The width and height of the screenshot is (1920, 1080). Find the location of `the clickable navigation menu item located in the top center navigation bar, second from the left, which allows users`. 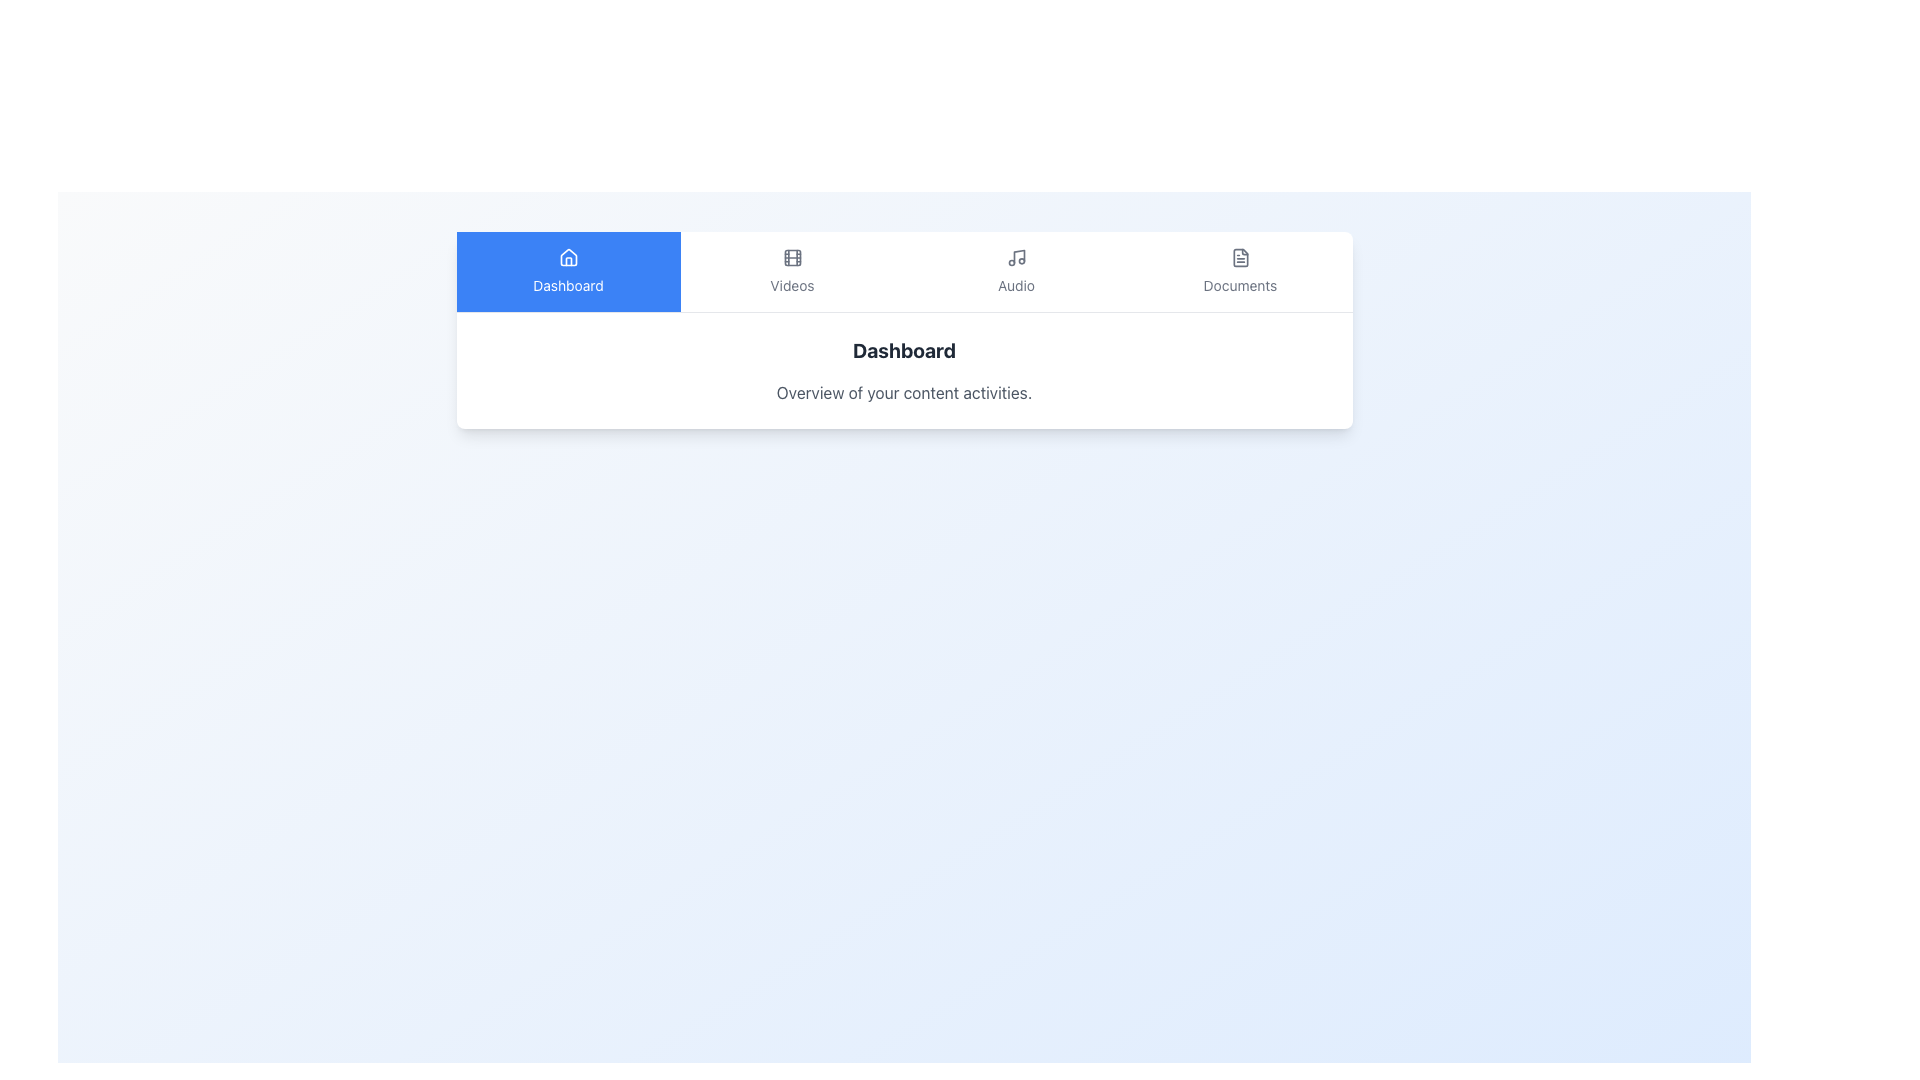

the clickable navigation menu item located in the top center navigation bar, second from the left, which allows users is located at coordinates (791, 272).